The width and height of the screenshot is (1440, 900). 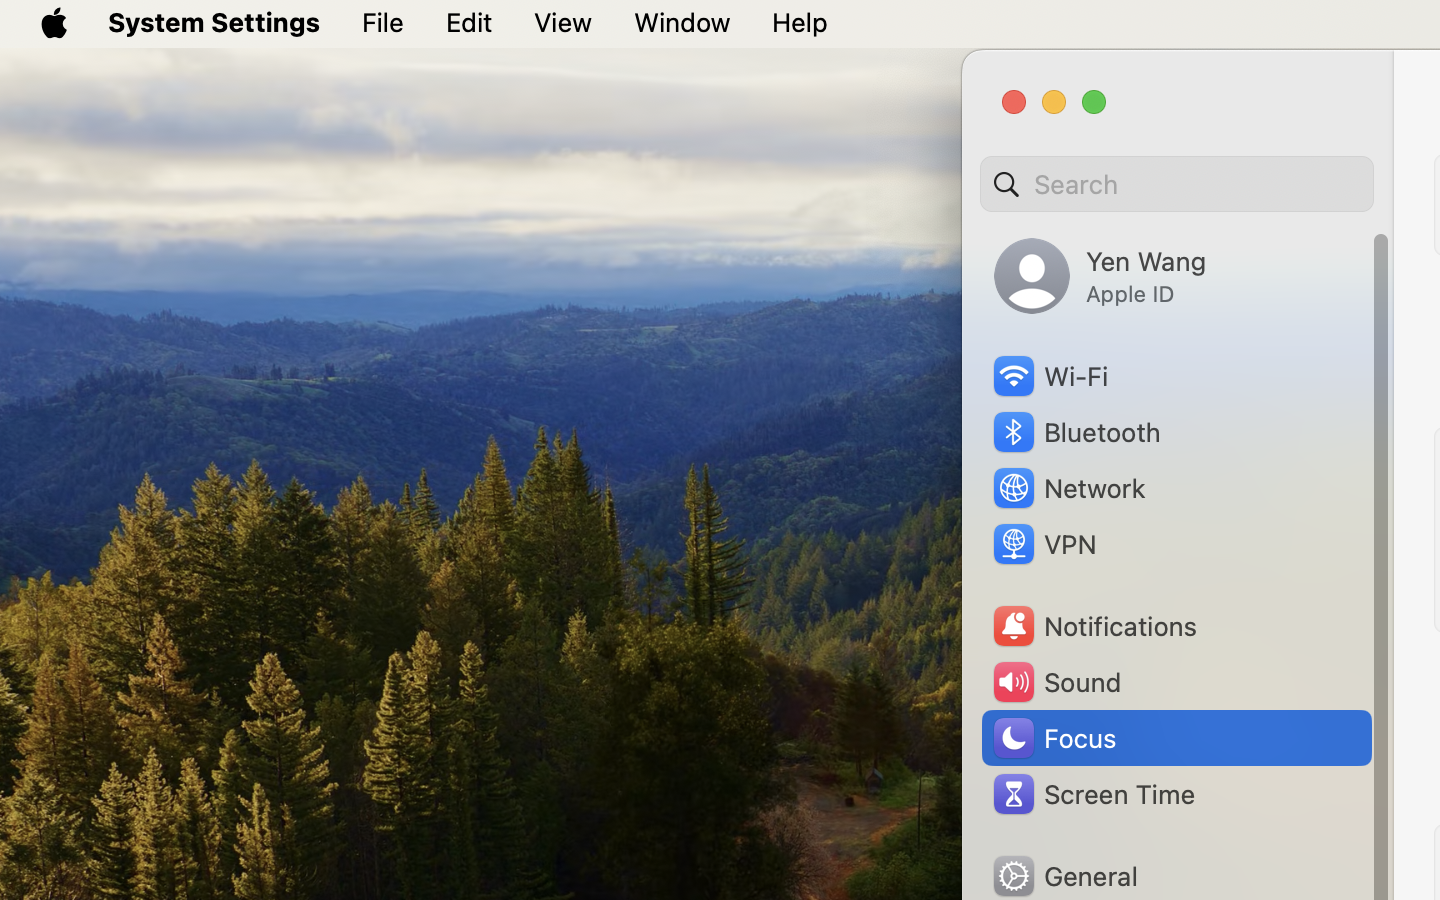 What do you see at coordinates (1064, 875) in the screenshot?
I see `'General'` at bounding box center [1064, 875].